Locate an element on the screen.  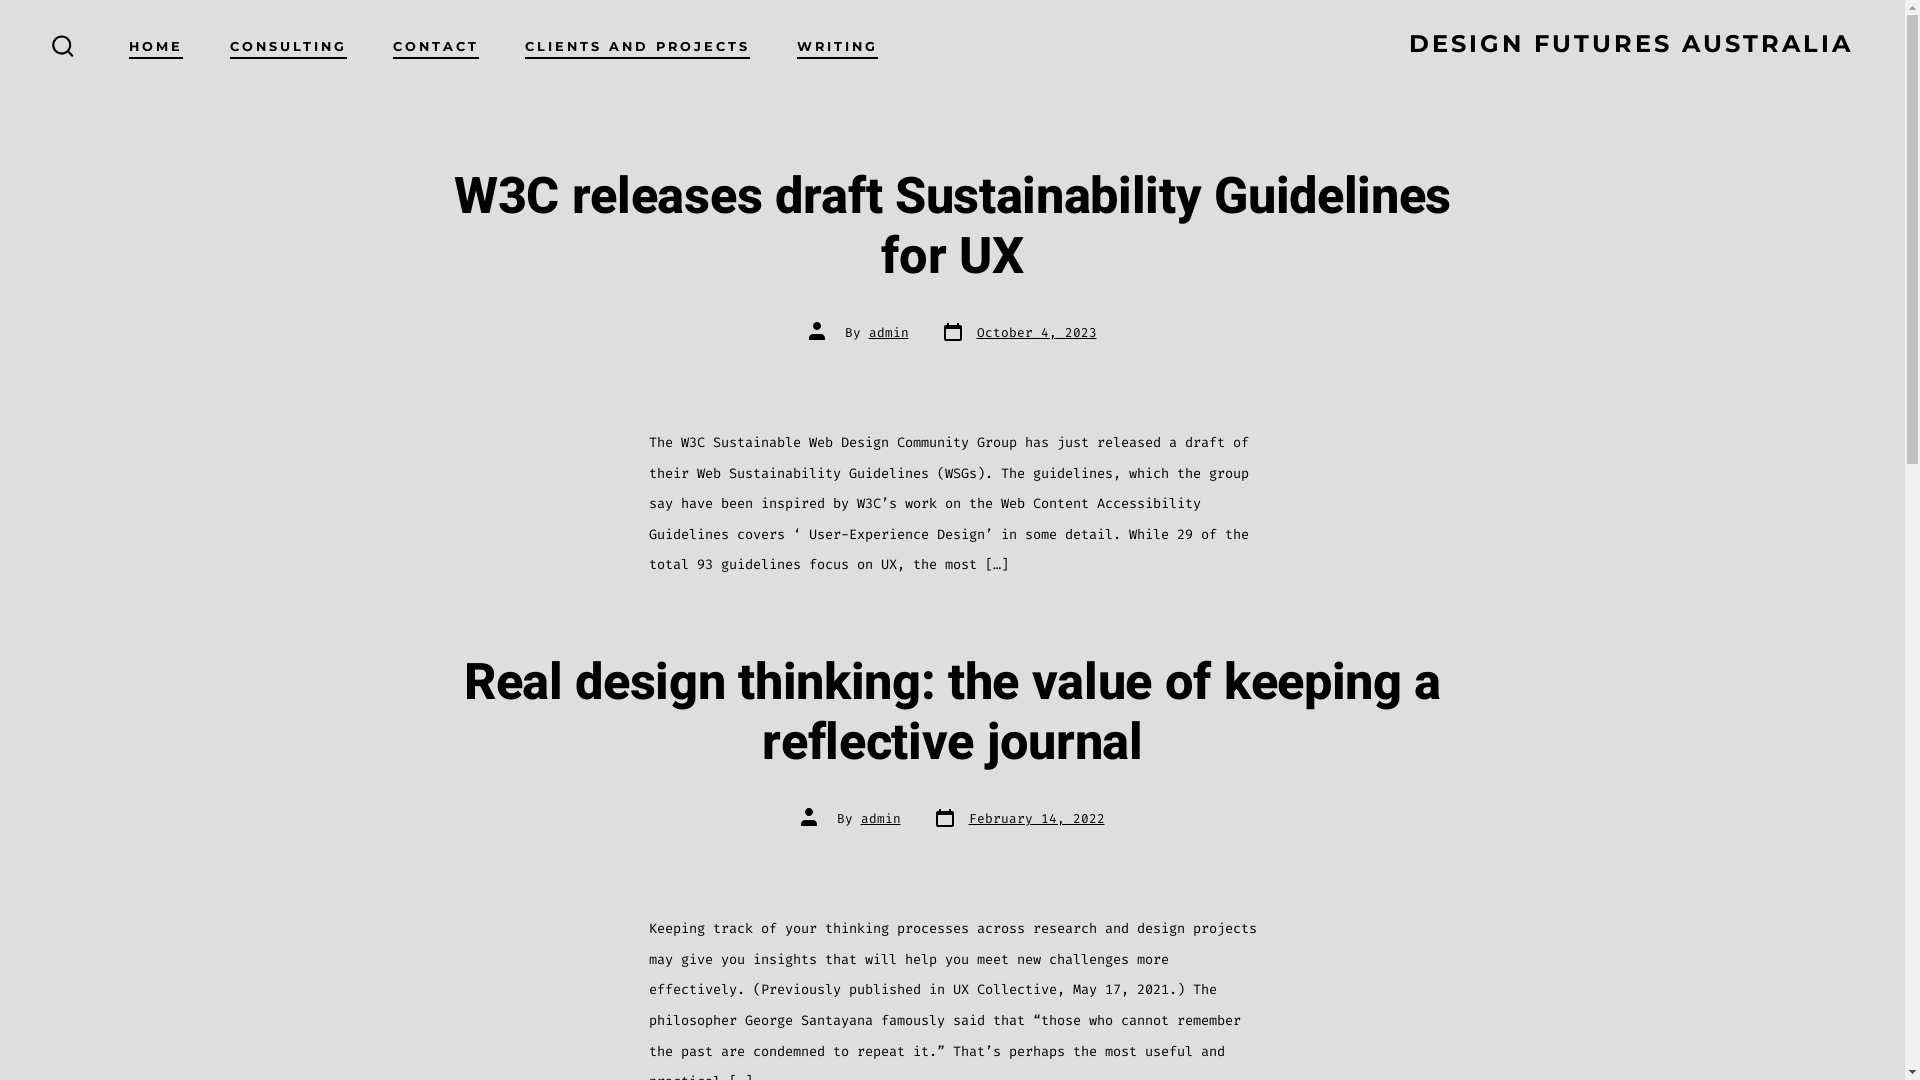
'CLIENTS AND PROJECTS' is located at coordinates (636, 46).